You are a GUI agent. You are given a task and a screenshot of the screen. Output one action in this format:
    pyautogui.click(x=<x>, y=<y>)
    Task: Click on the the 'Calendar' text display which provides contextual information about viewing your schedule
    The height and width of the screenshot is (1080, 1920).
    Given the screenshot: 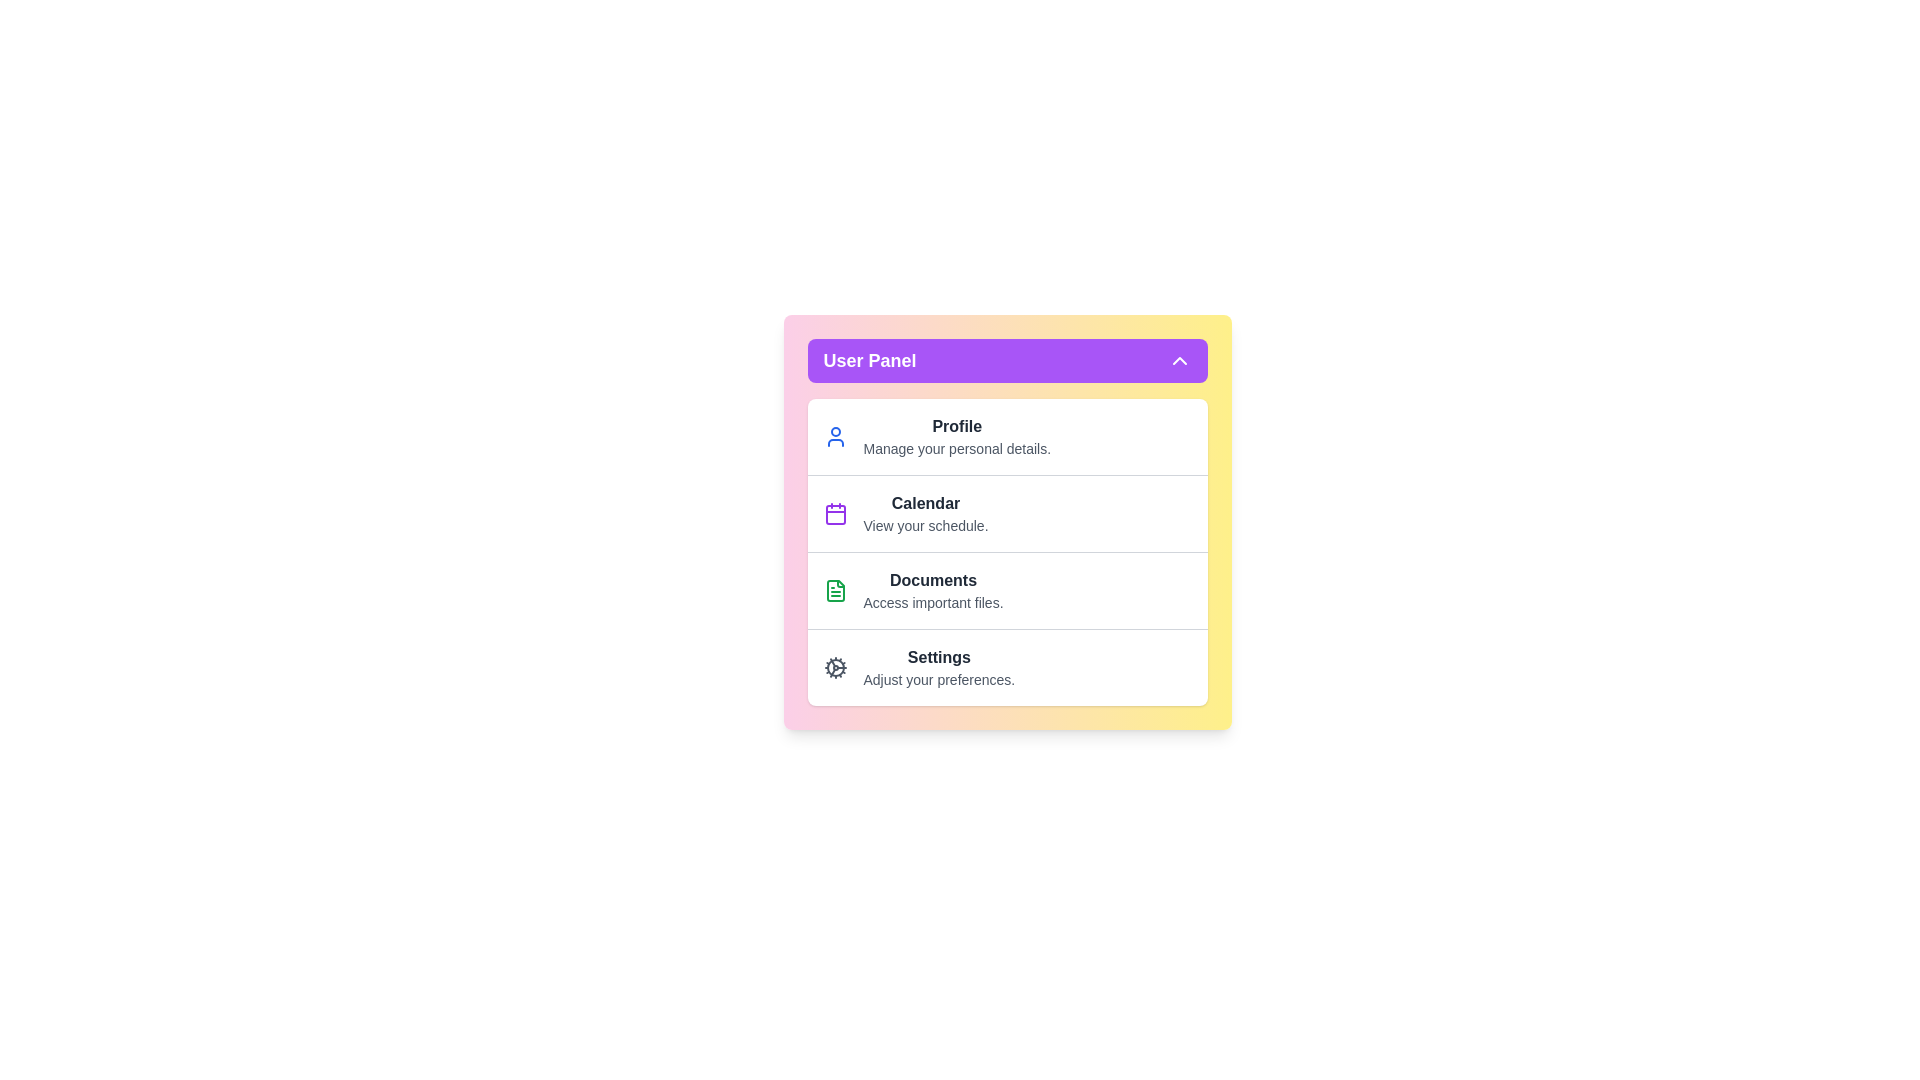 What is the action you would take?
    pyautogui.click(x=925, y=512)
    